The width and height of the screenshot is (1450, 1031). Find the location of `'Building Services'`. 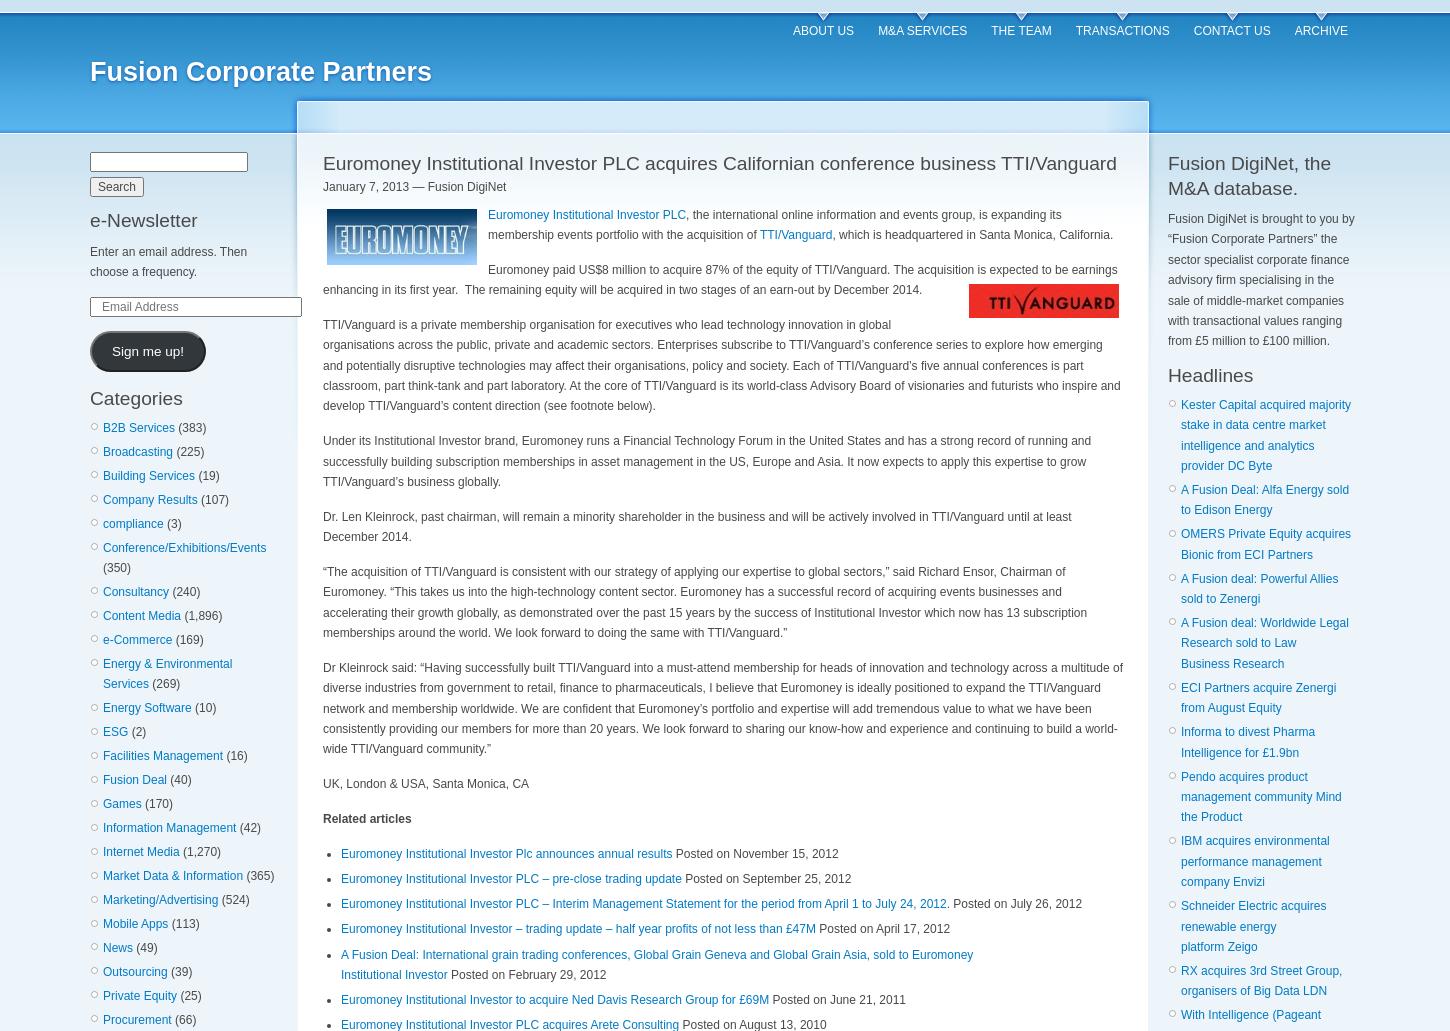

'Building Services' is located at coordinates (148, 474).